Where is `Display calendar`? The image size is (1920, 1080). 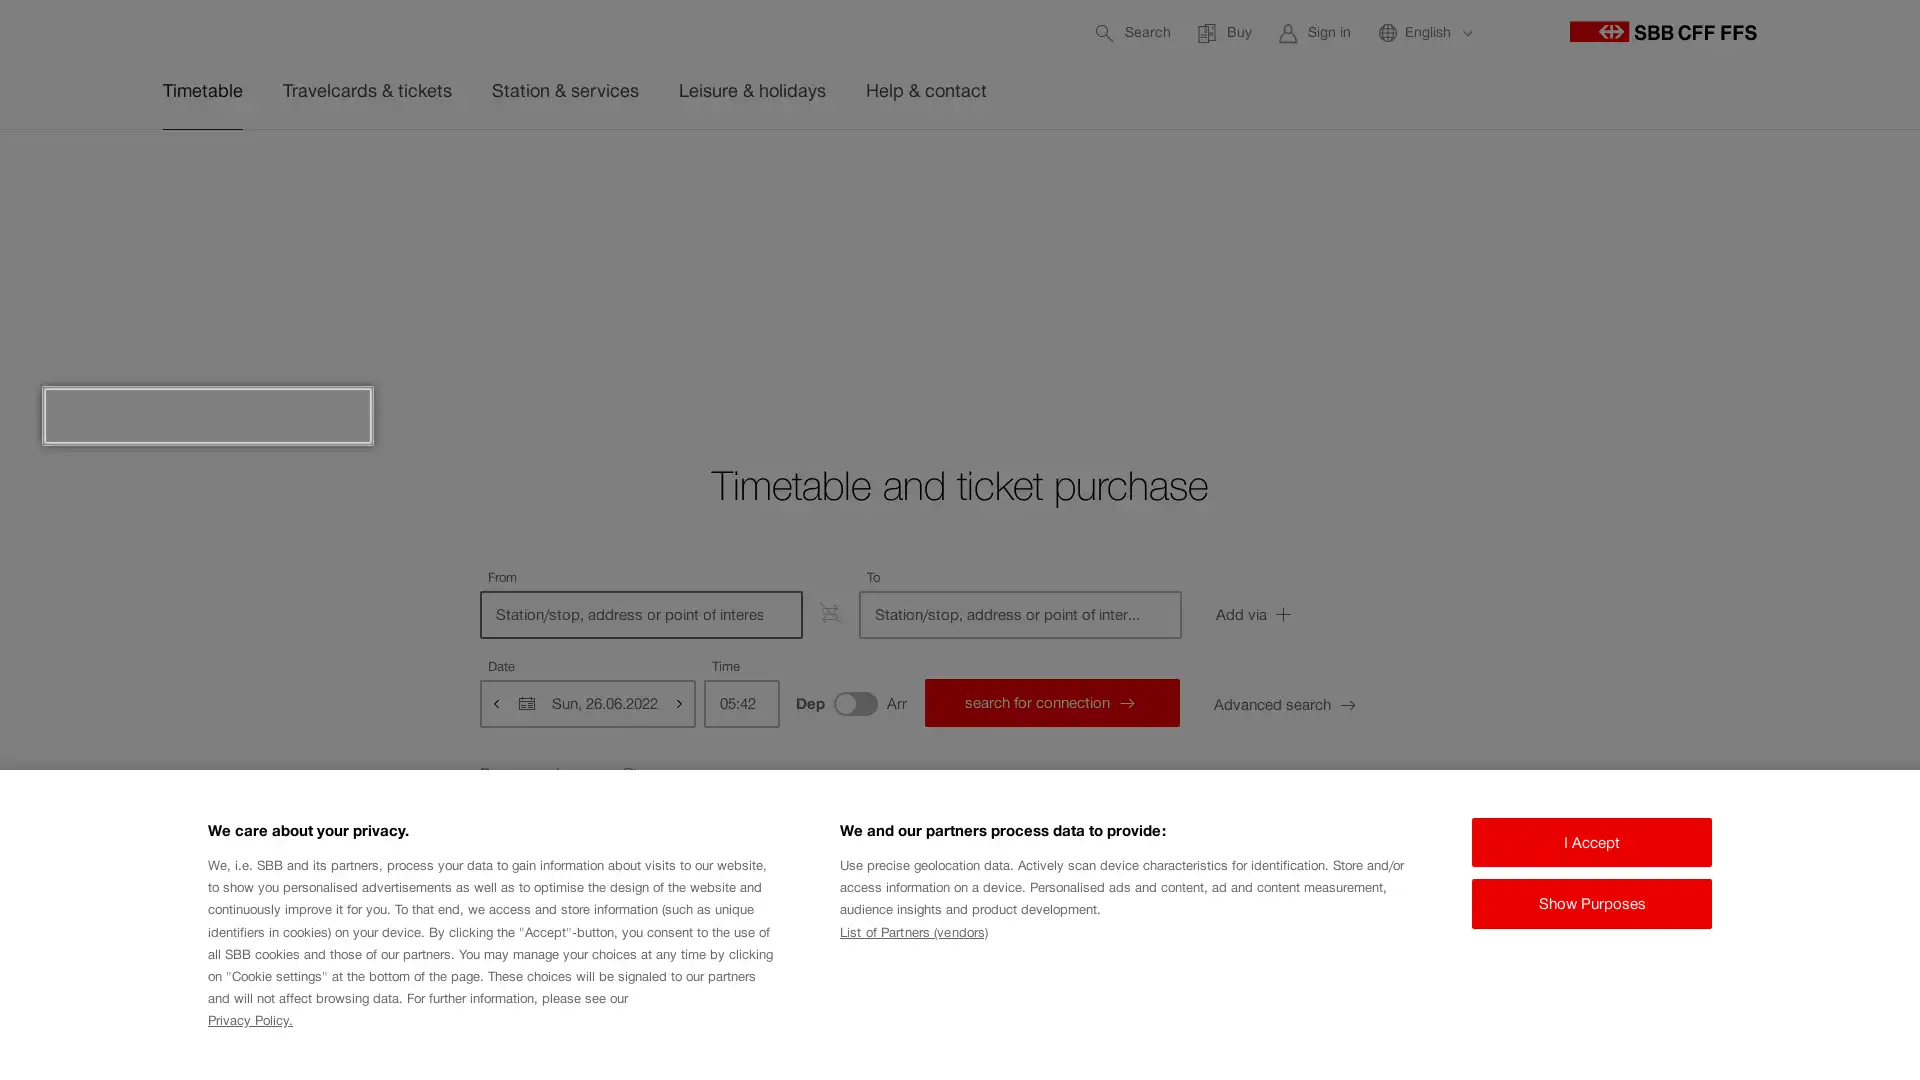 Display calendar is located at coordinates (527, 701).